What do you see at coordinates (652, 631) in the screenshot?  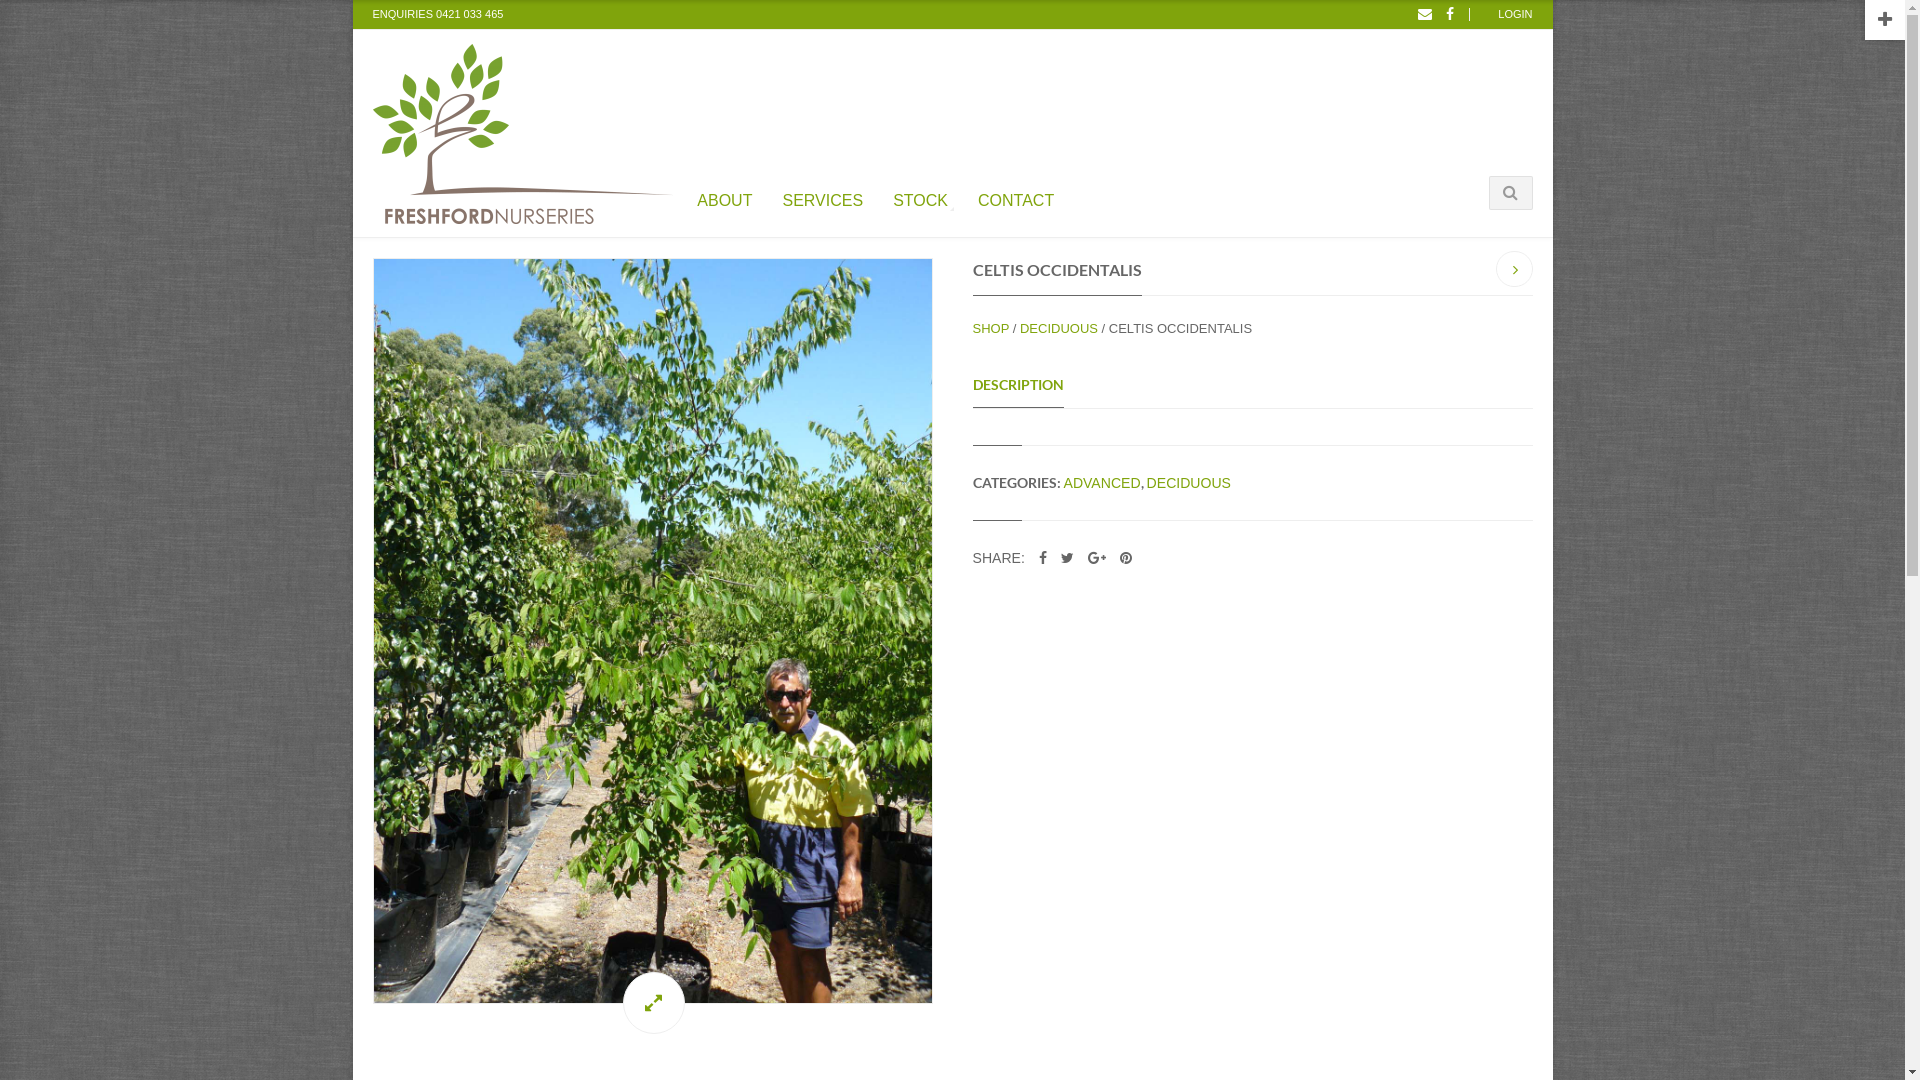 I see `'Celtis occidentalis 1'` at bounding box center [652, 631].